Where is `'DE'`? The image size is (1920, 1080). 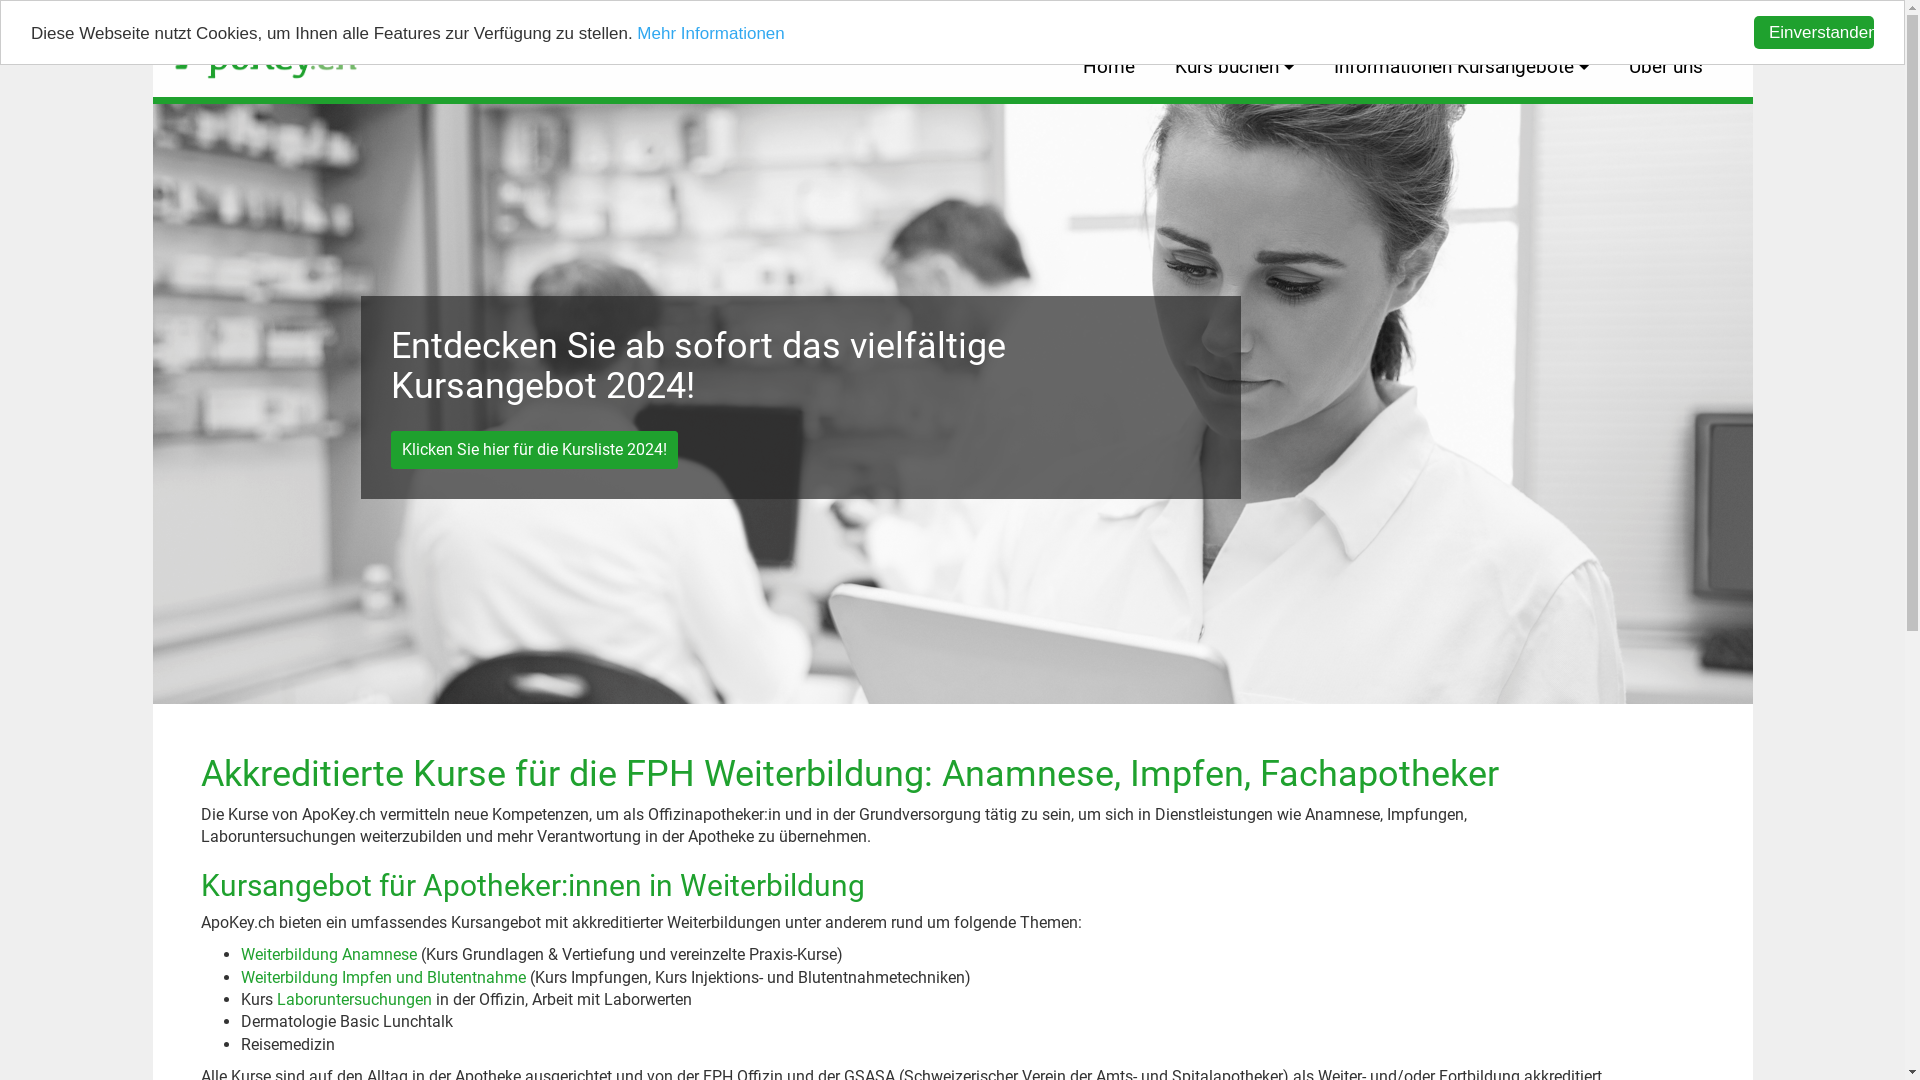 'DE' is located at coordinates (1623, 18).